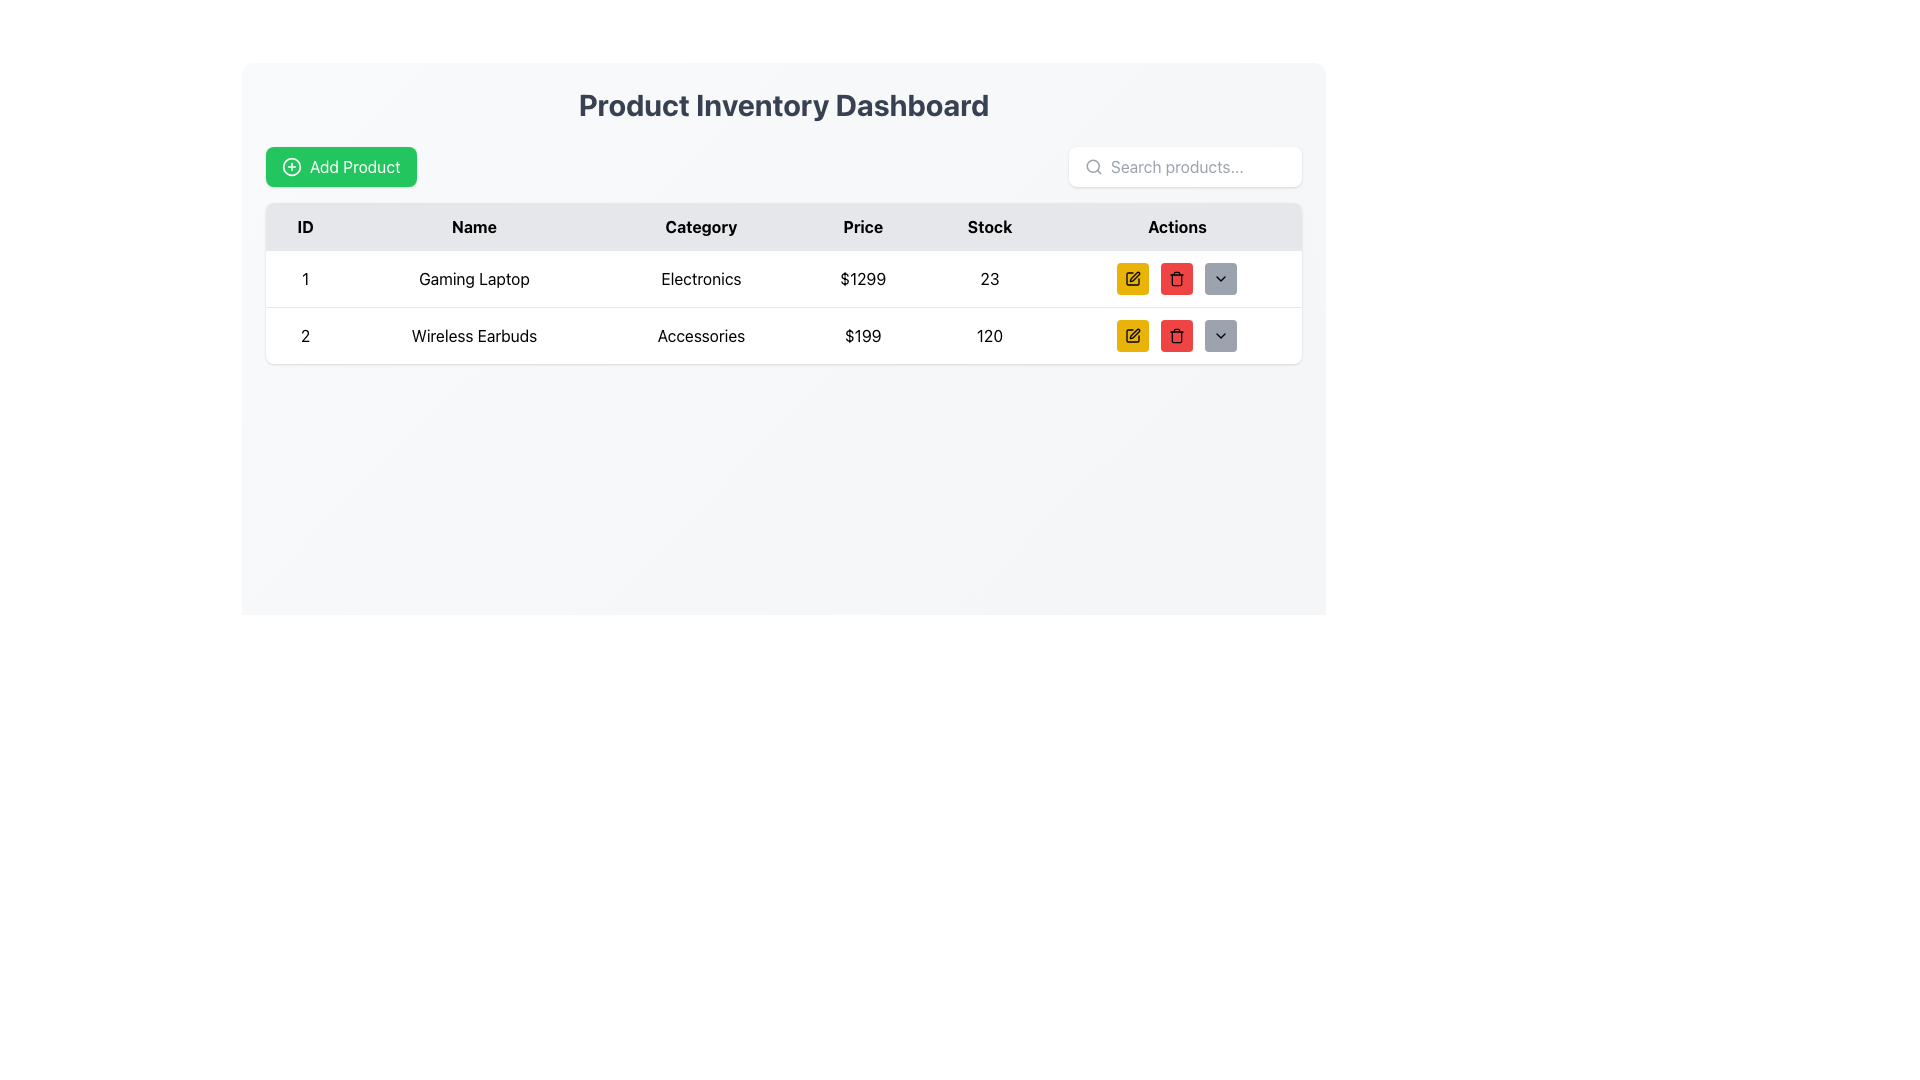 The width and height of the screenshot is (1920, 1080). I want to click on the yellow button with a pen icon located in the 'Actions' column of the first data row aligned with the 'Gaming Laptop' entry, so click(1132, 278).